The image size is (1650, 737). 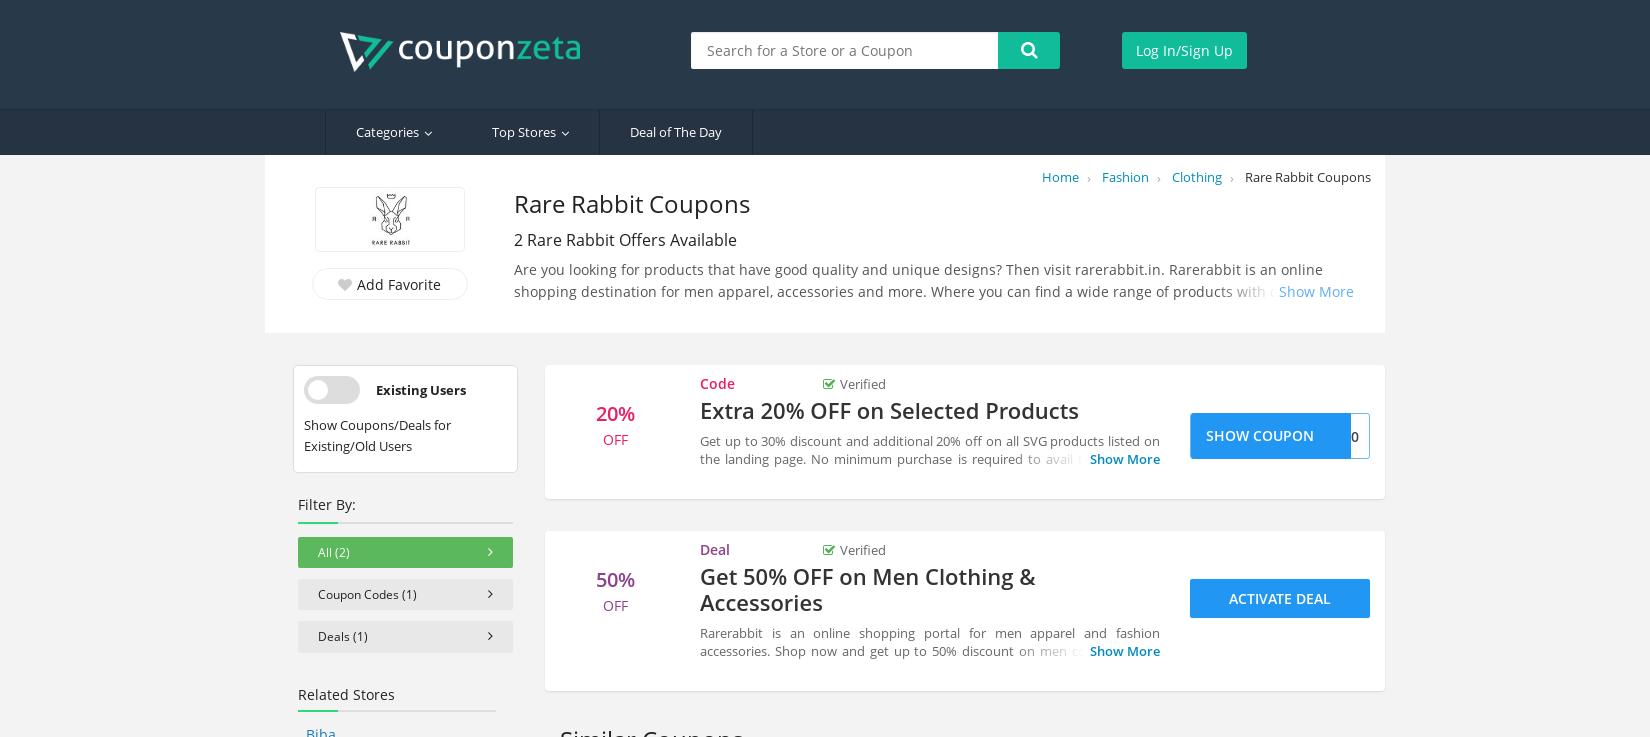 What do you see at coordinates (345, 692) in the screenshot?
I see `'Related Stores'` at bounding box center [345, 692].